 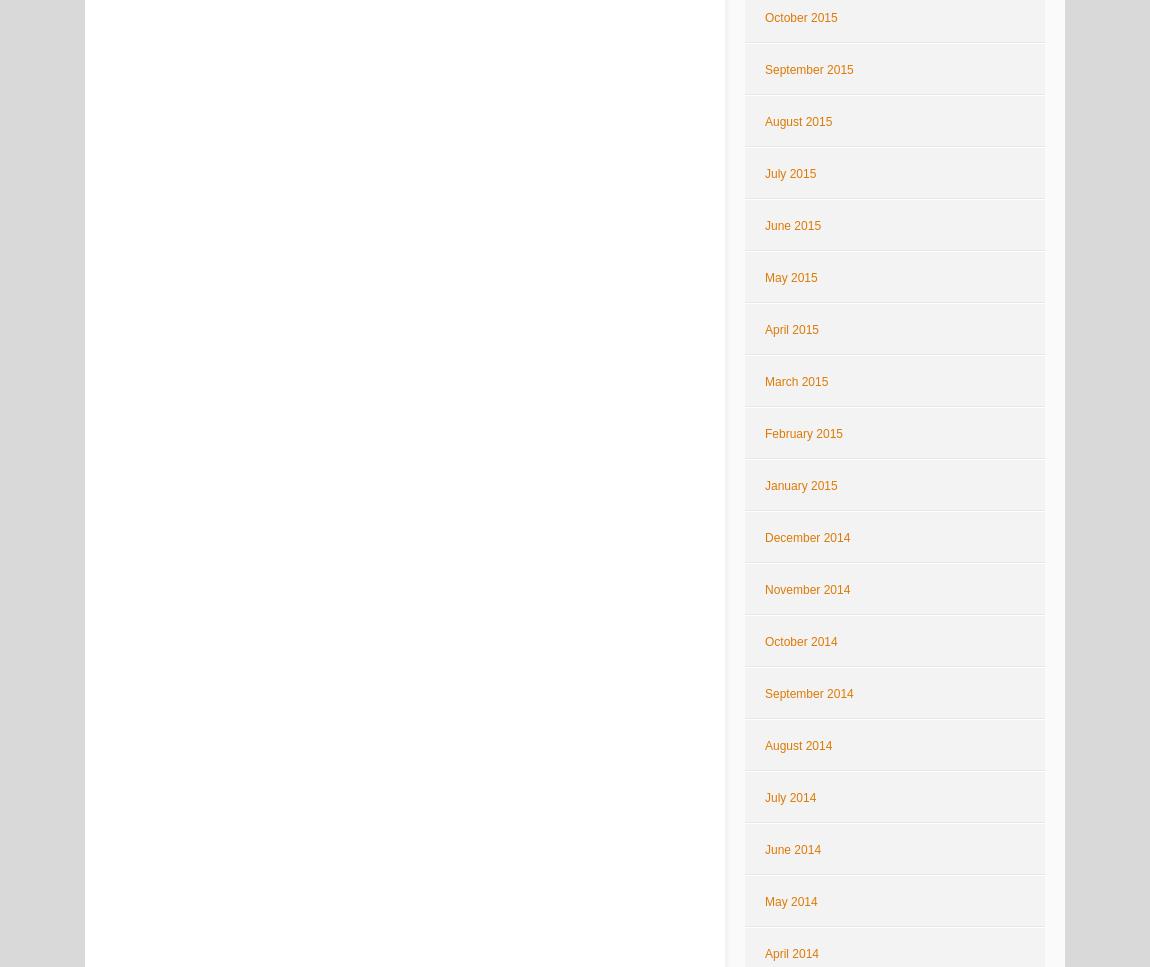 What do you see at coordinates (808, 69) in the screenshot?
I see `'September 2015'` at bounding box center [808, 69].